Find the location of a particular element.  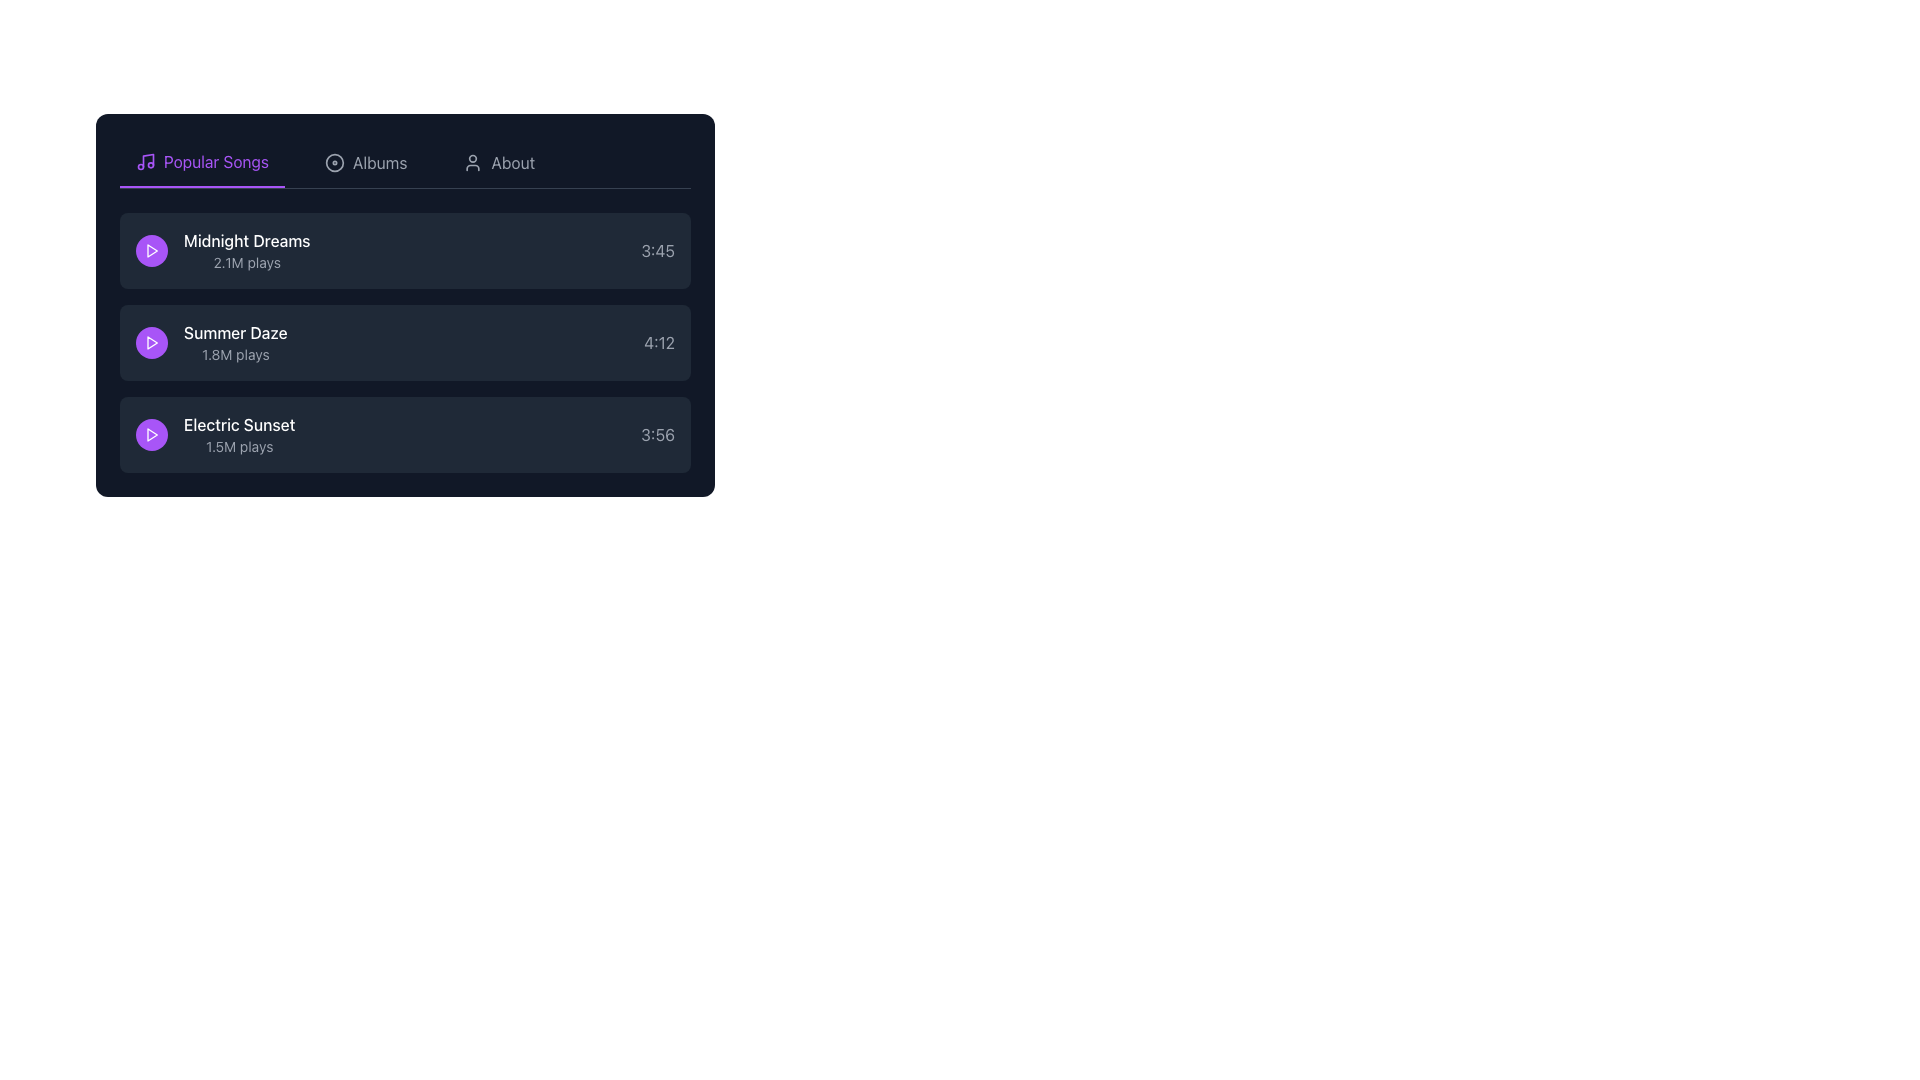

the 'About' navigation button, which features text and a user icon is located at coordinates (499, 161).